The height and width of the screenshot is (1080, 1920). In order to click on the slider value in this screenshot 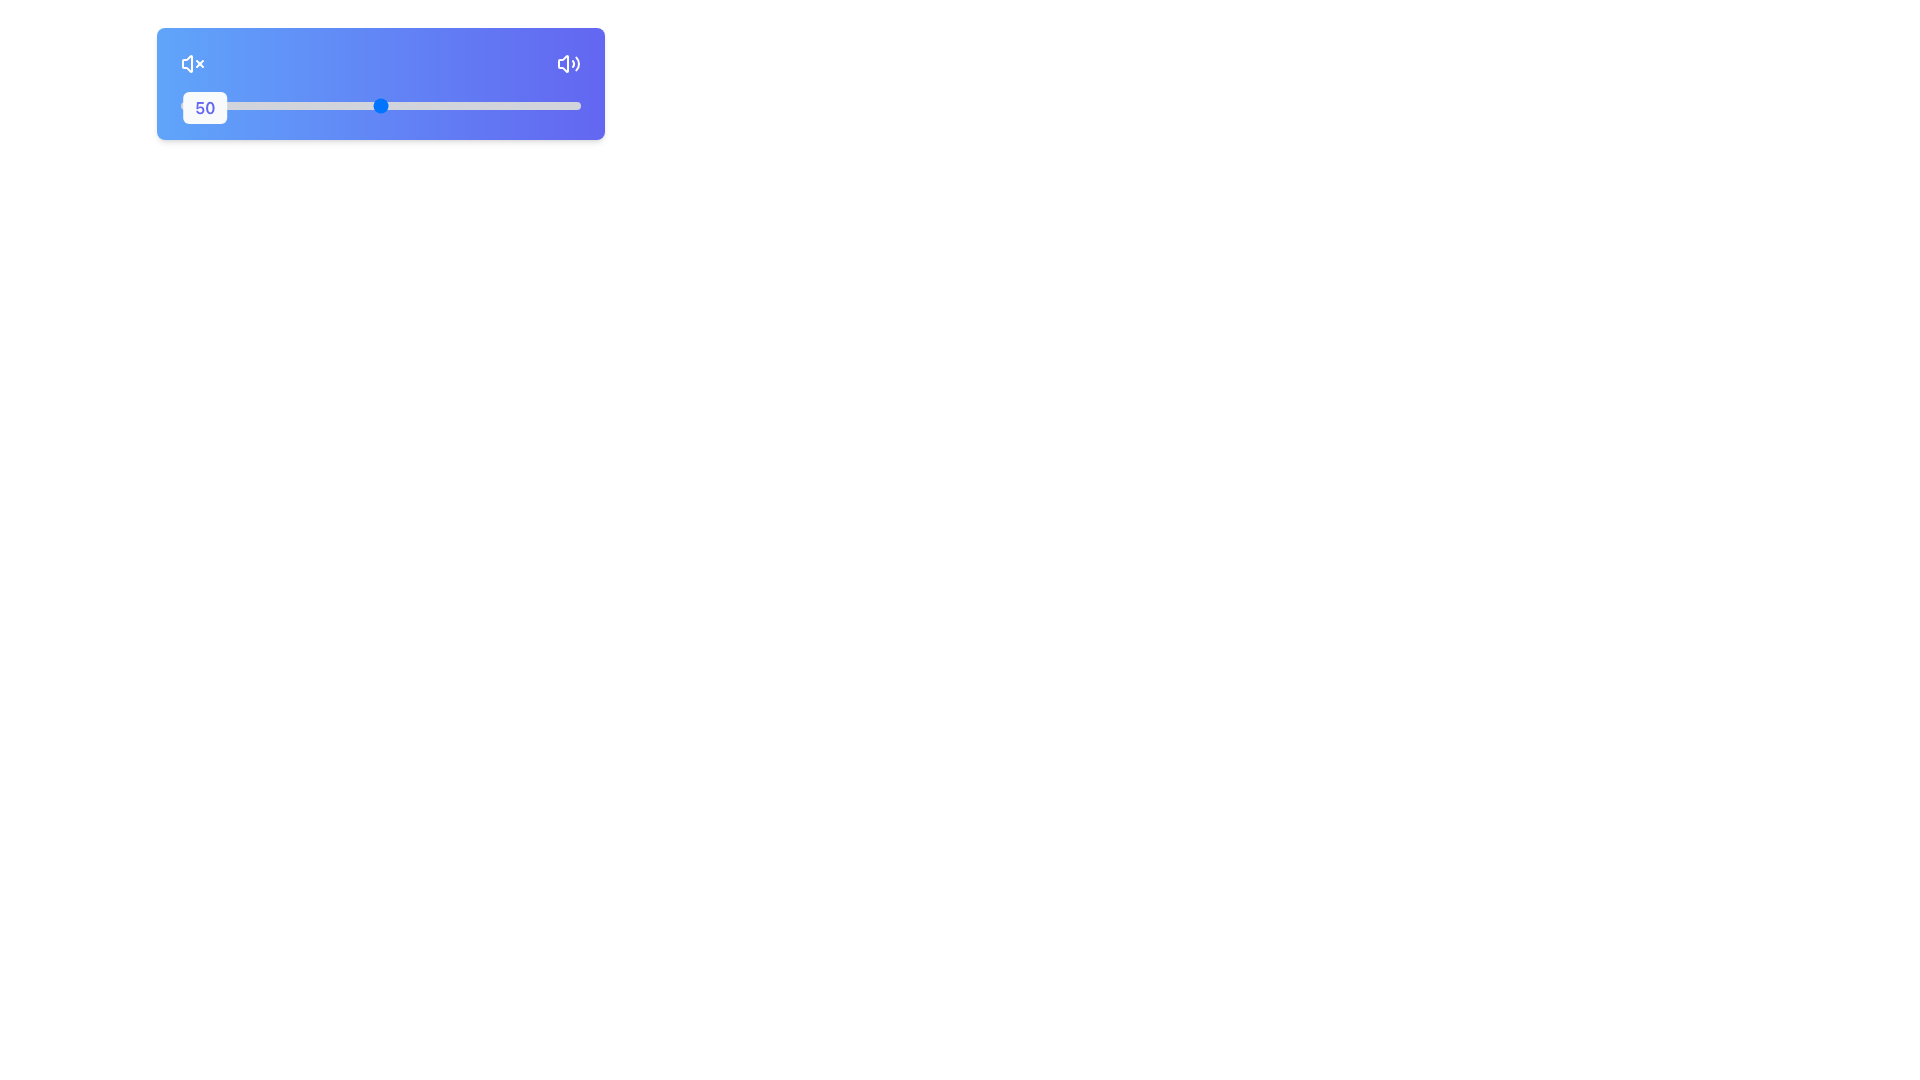, I will do `click(575, 105)`.